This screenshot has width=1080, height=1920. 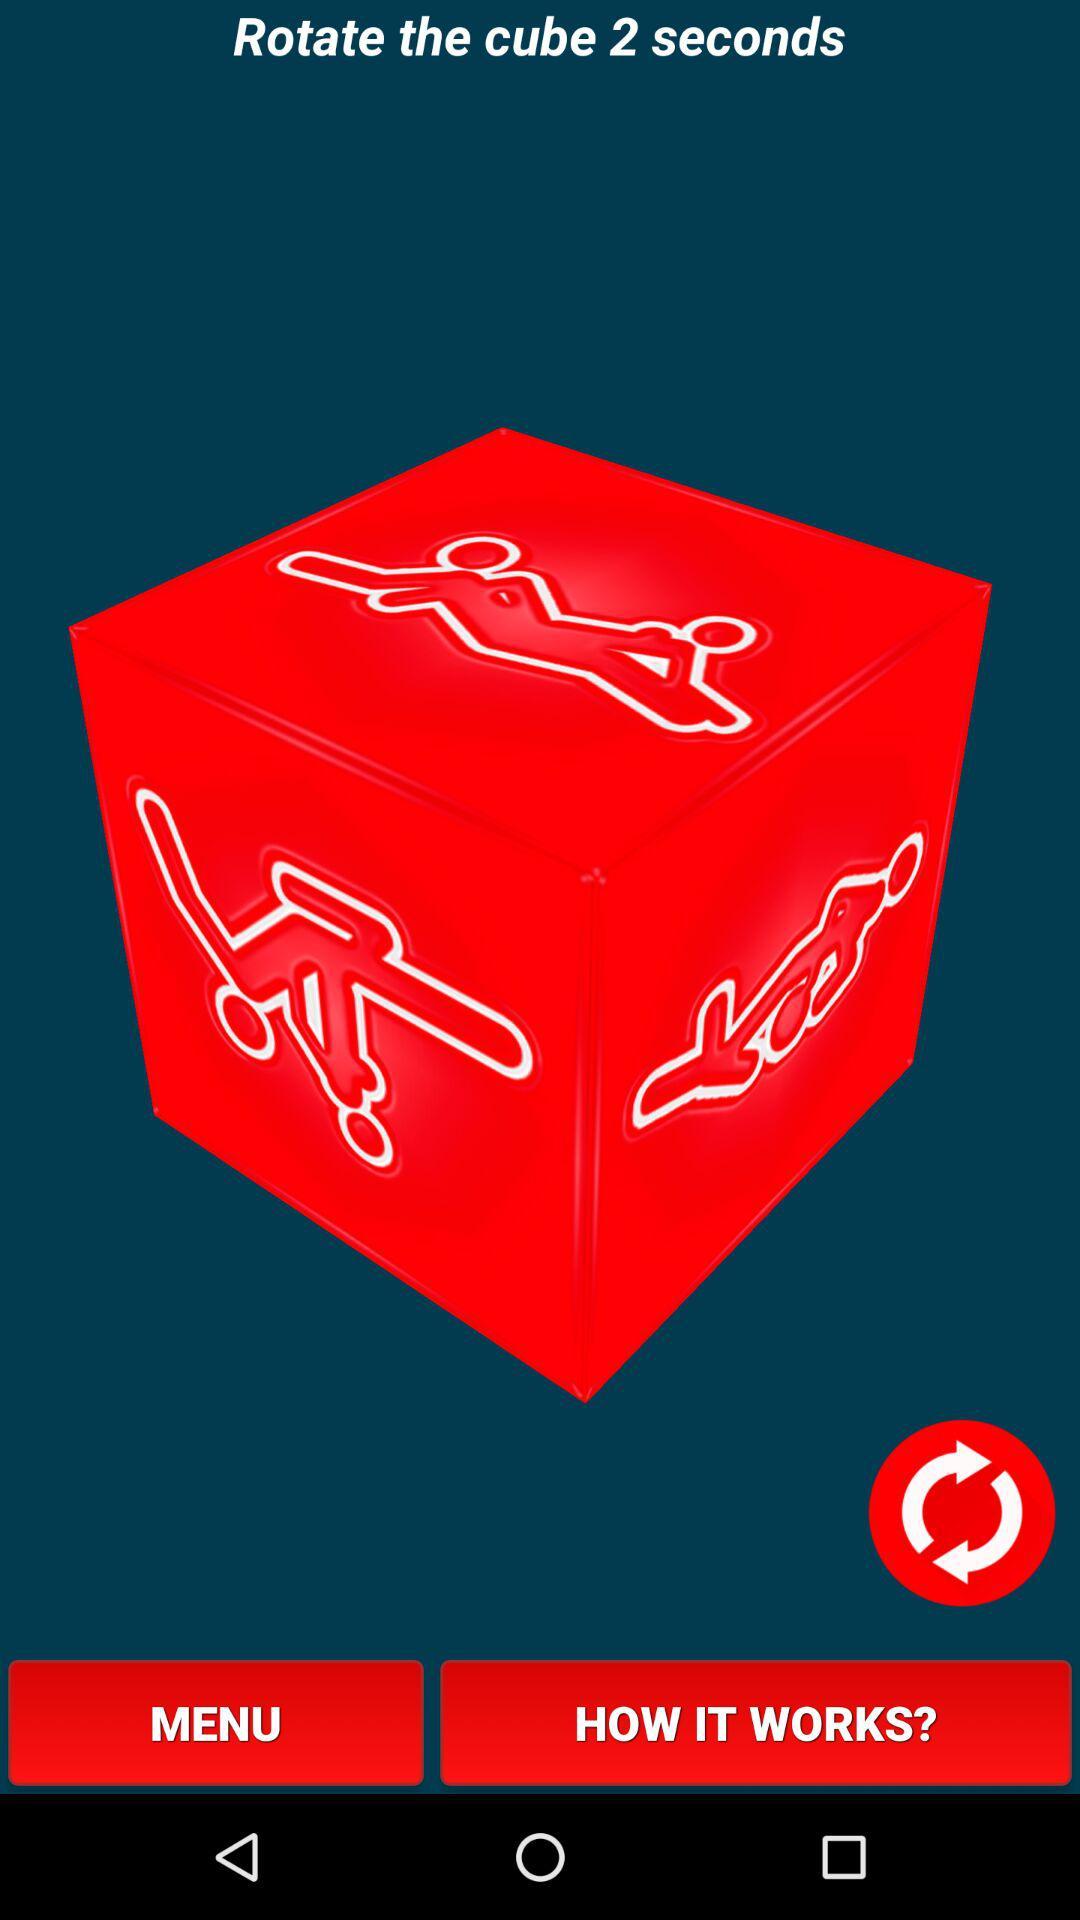 What do you see at coordinates (960, 1513) in the screenshot?
I see `rotate` at bounding box center [960, 1513].